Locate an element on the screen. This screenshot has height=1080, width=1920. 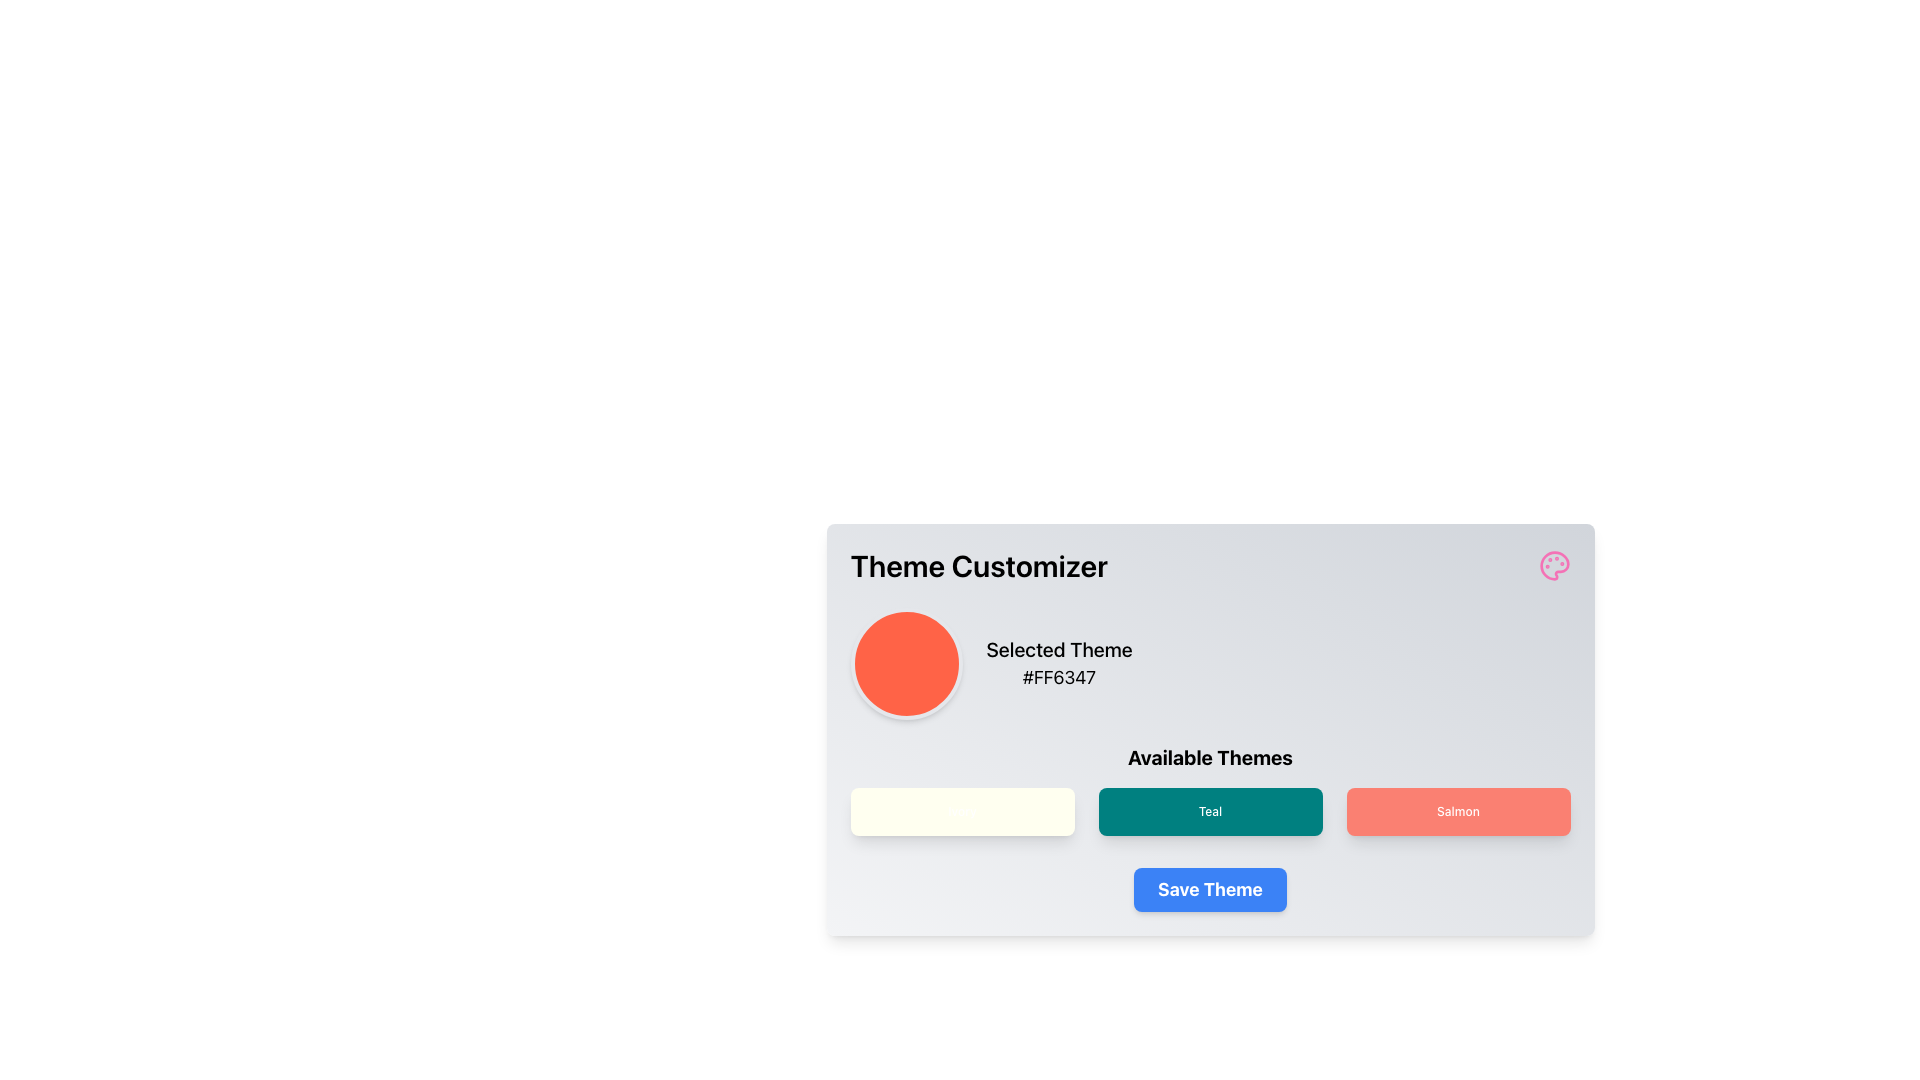
the second selectable theme option button is located at coordinates (1209, 812).